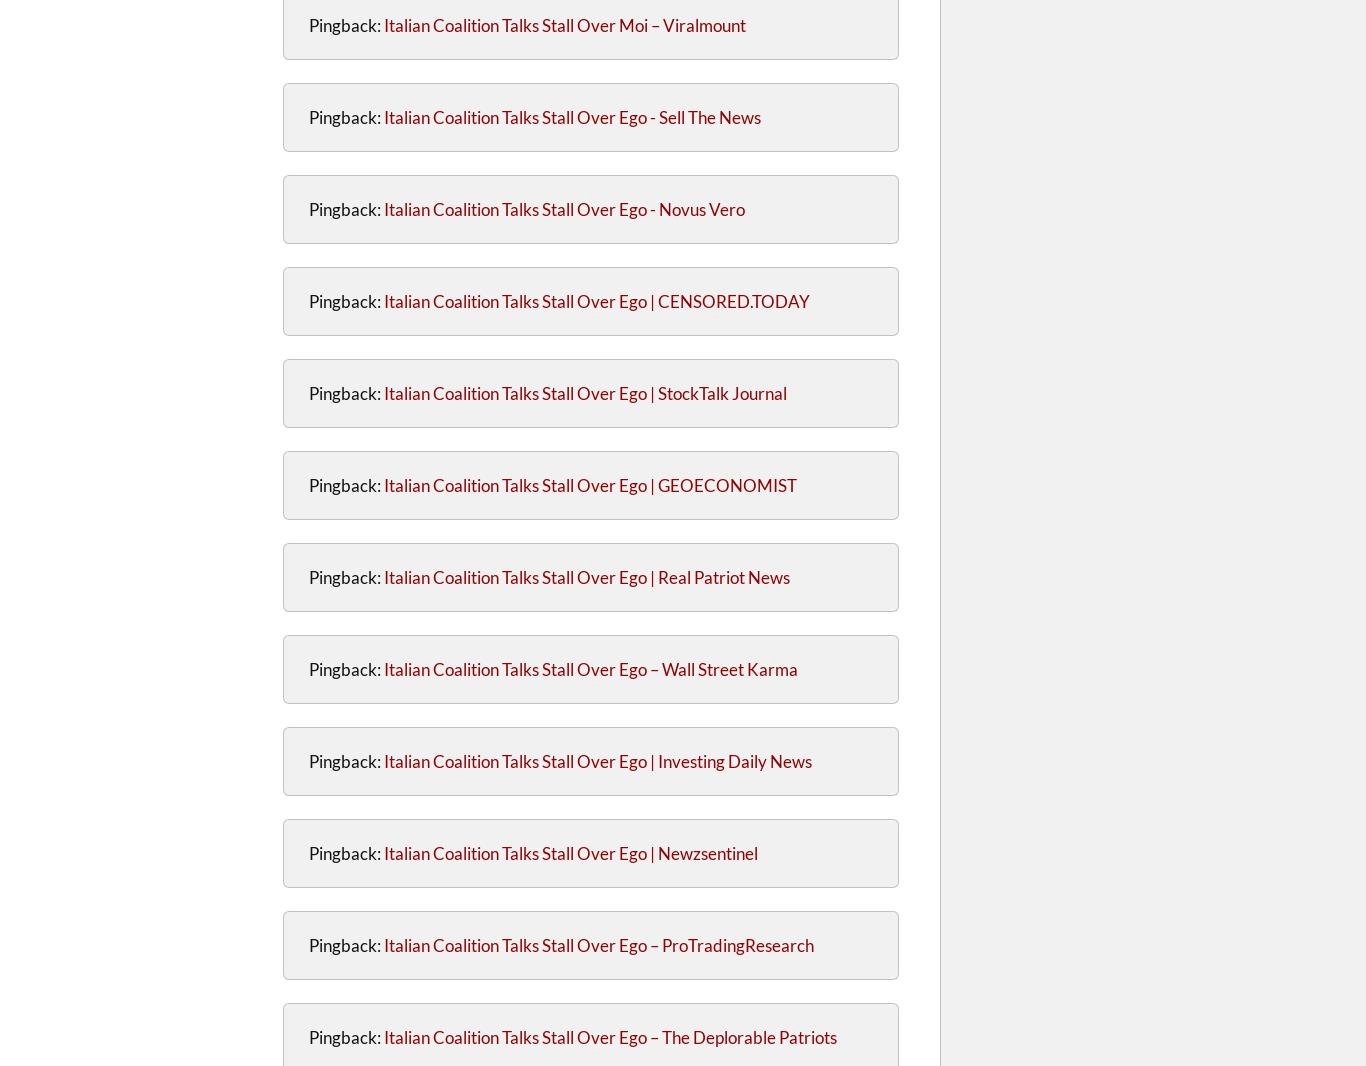 The image size is (1366, 1066). Describe the element at coordinates (597, 760) in the screenshot. I see `'Italian Coalition Talks Stall Over Ego | Investing Daily News'` at that location.